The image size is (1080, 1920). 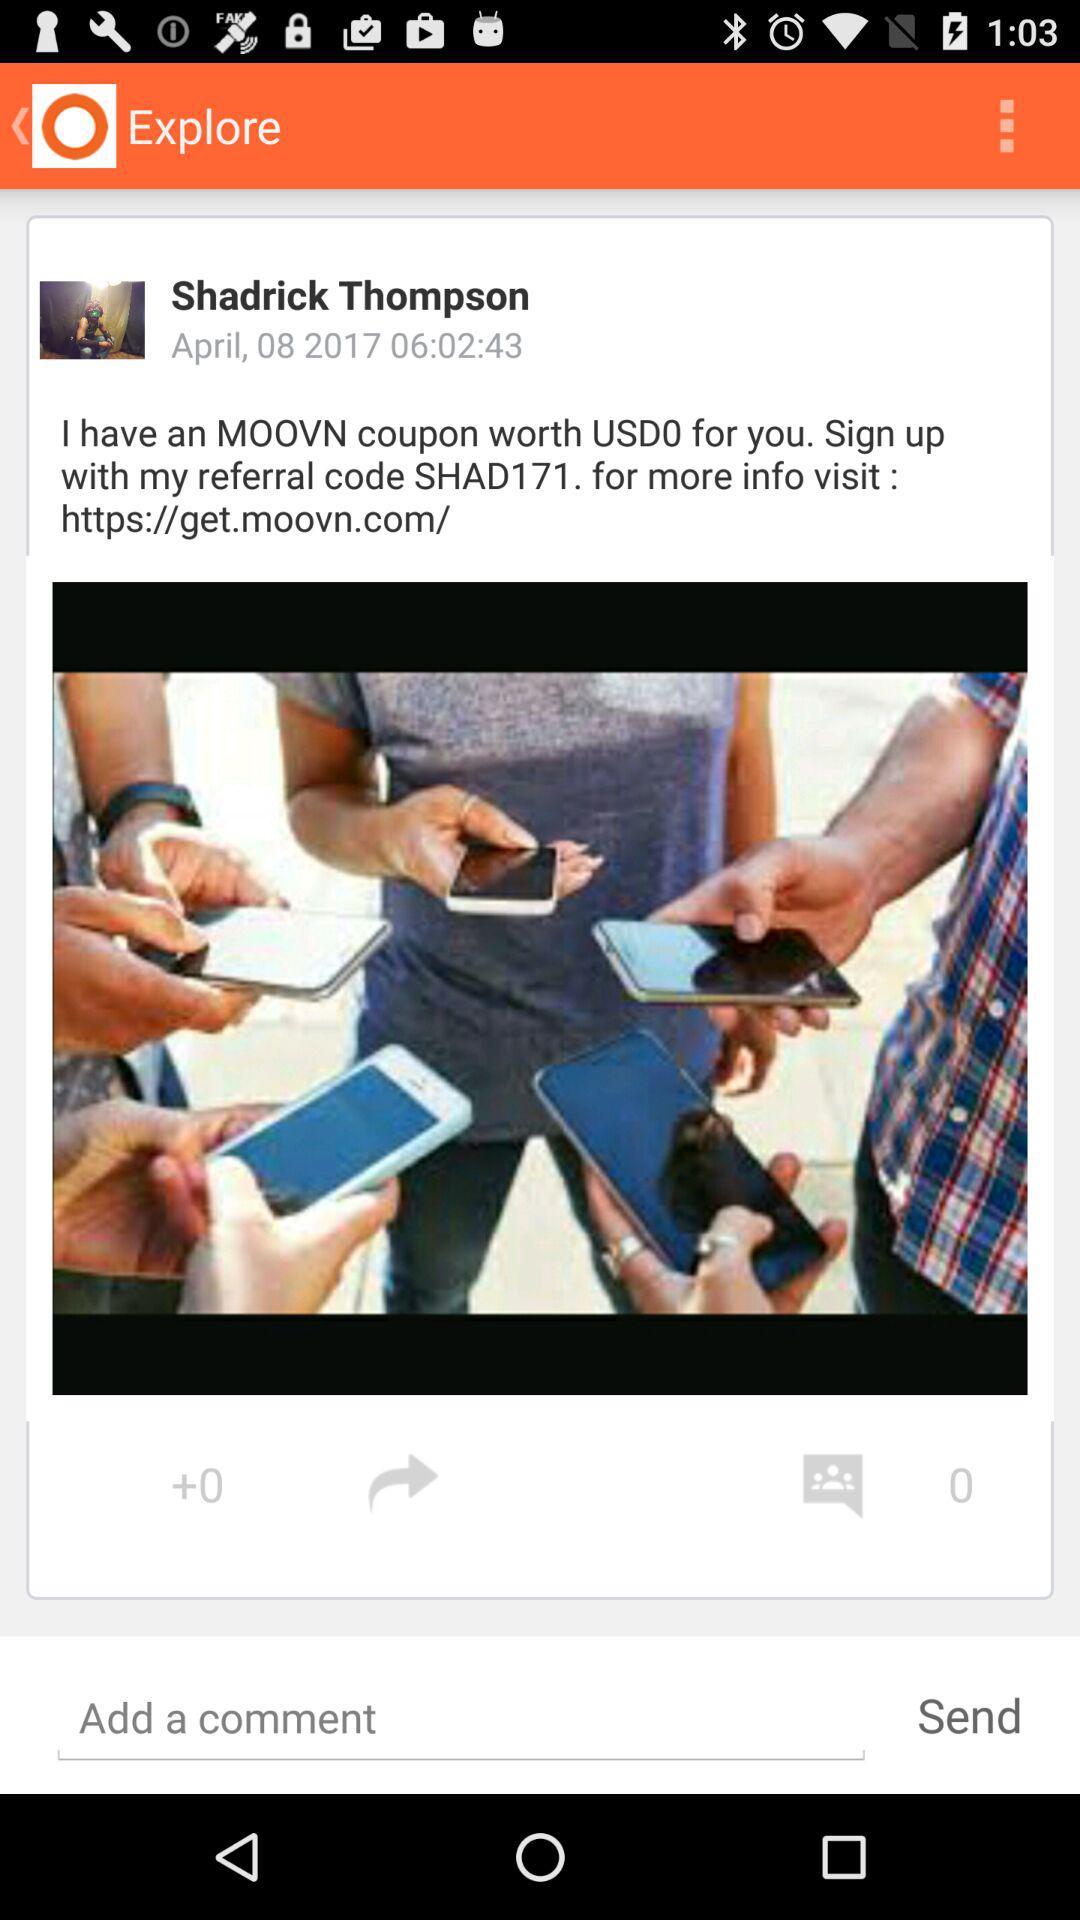 What do you see at coordinates (540, 988) in the screenshot?
I see `app below i have an app` at bounding box center [540, 988].